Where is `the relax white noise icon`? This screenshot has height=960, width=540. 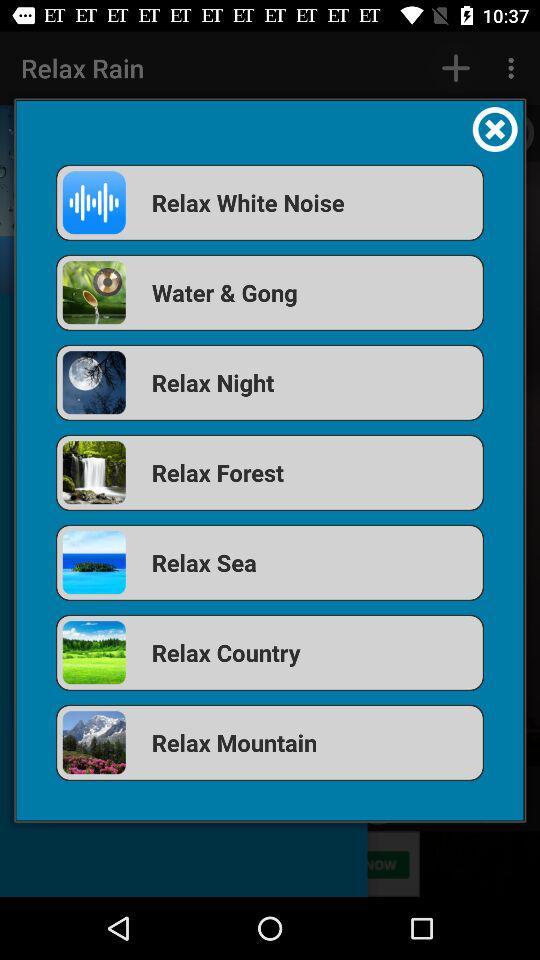 the relax white noise icon is located at coordinates (270, 202).